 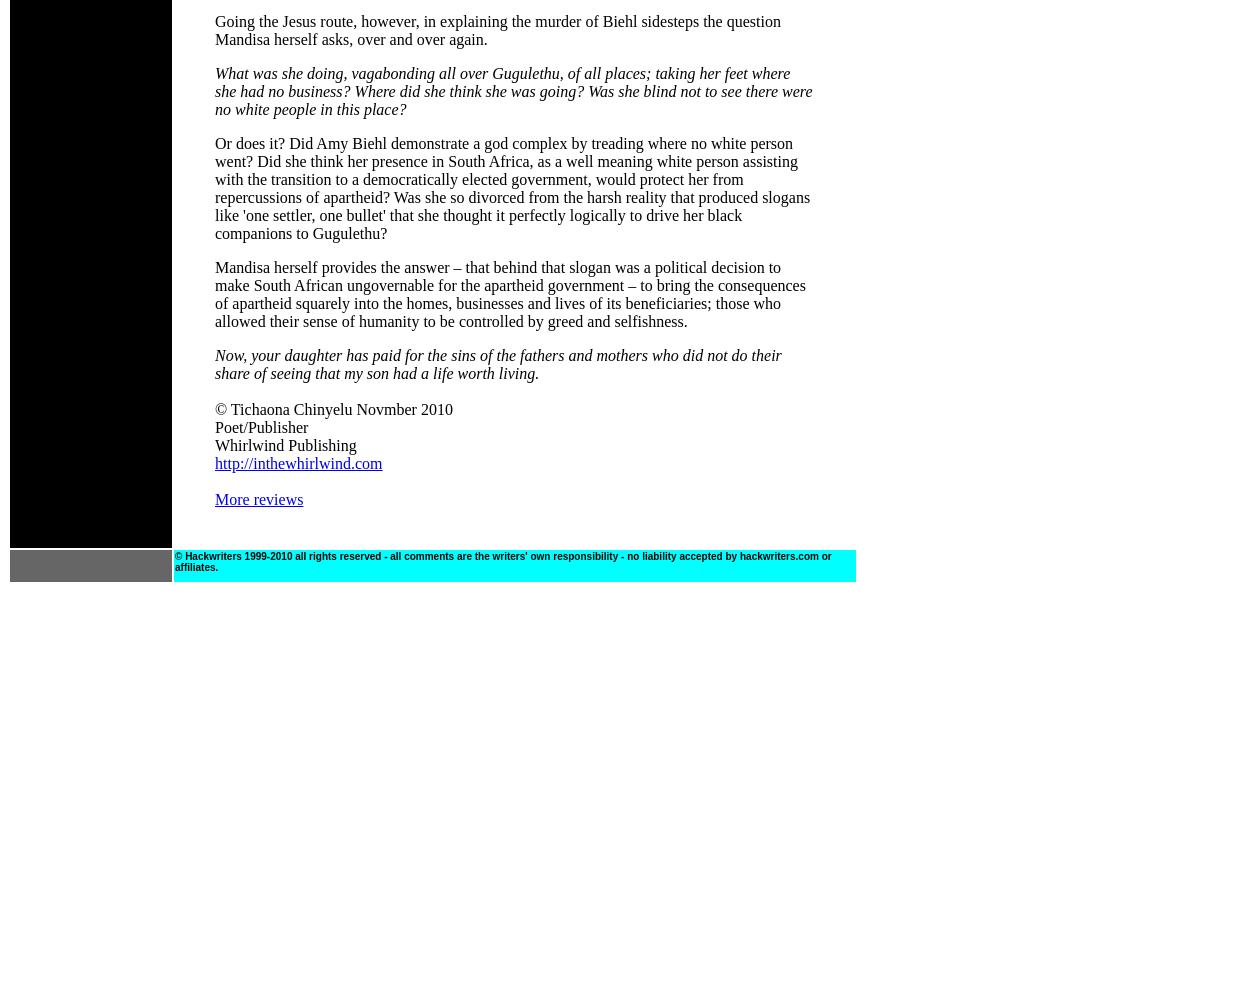 I want to click on 'Poet/Publisher', so click(x=261, y=427).